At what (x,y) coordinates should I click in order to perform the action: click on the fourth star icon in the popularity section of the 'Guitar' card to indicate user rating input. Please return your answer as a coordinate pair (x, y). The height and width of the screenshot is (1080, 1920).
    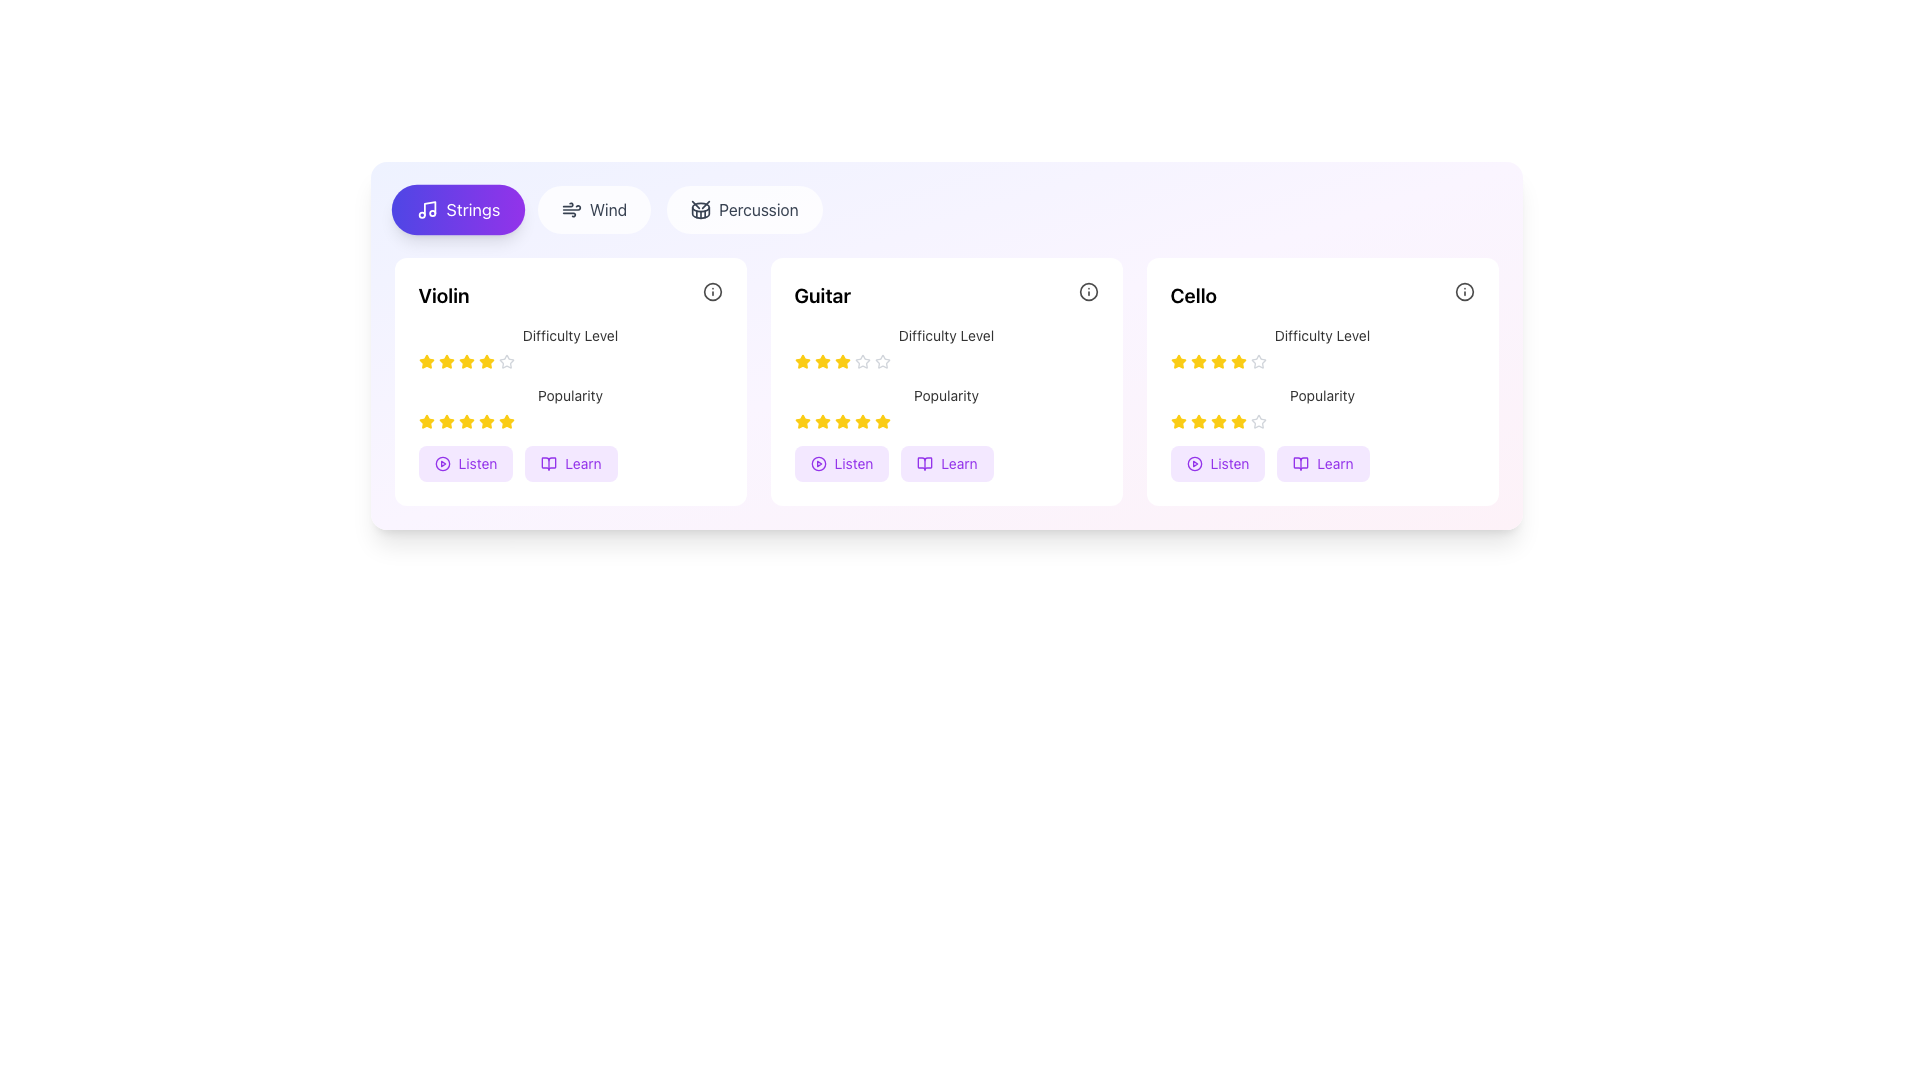
    Looking at the image, I should click on (862, 420).